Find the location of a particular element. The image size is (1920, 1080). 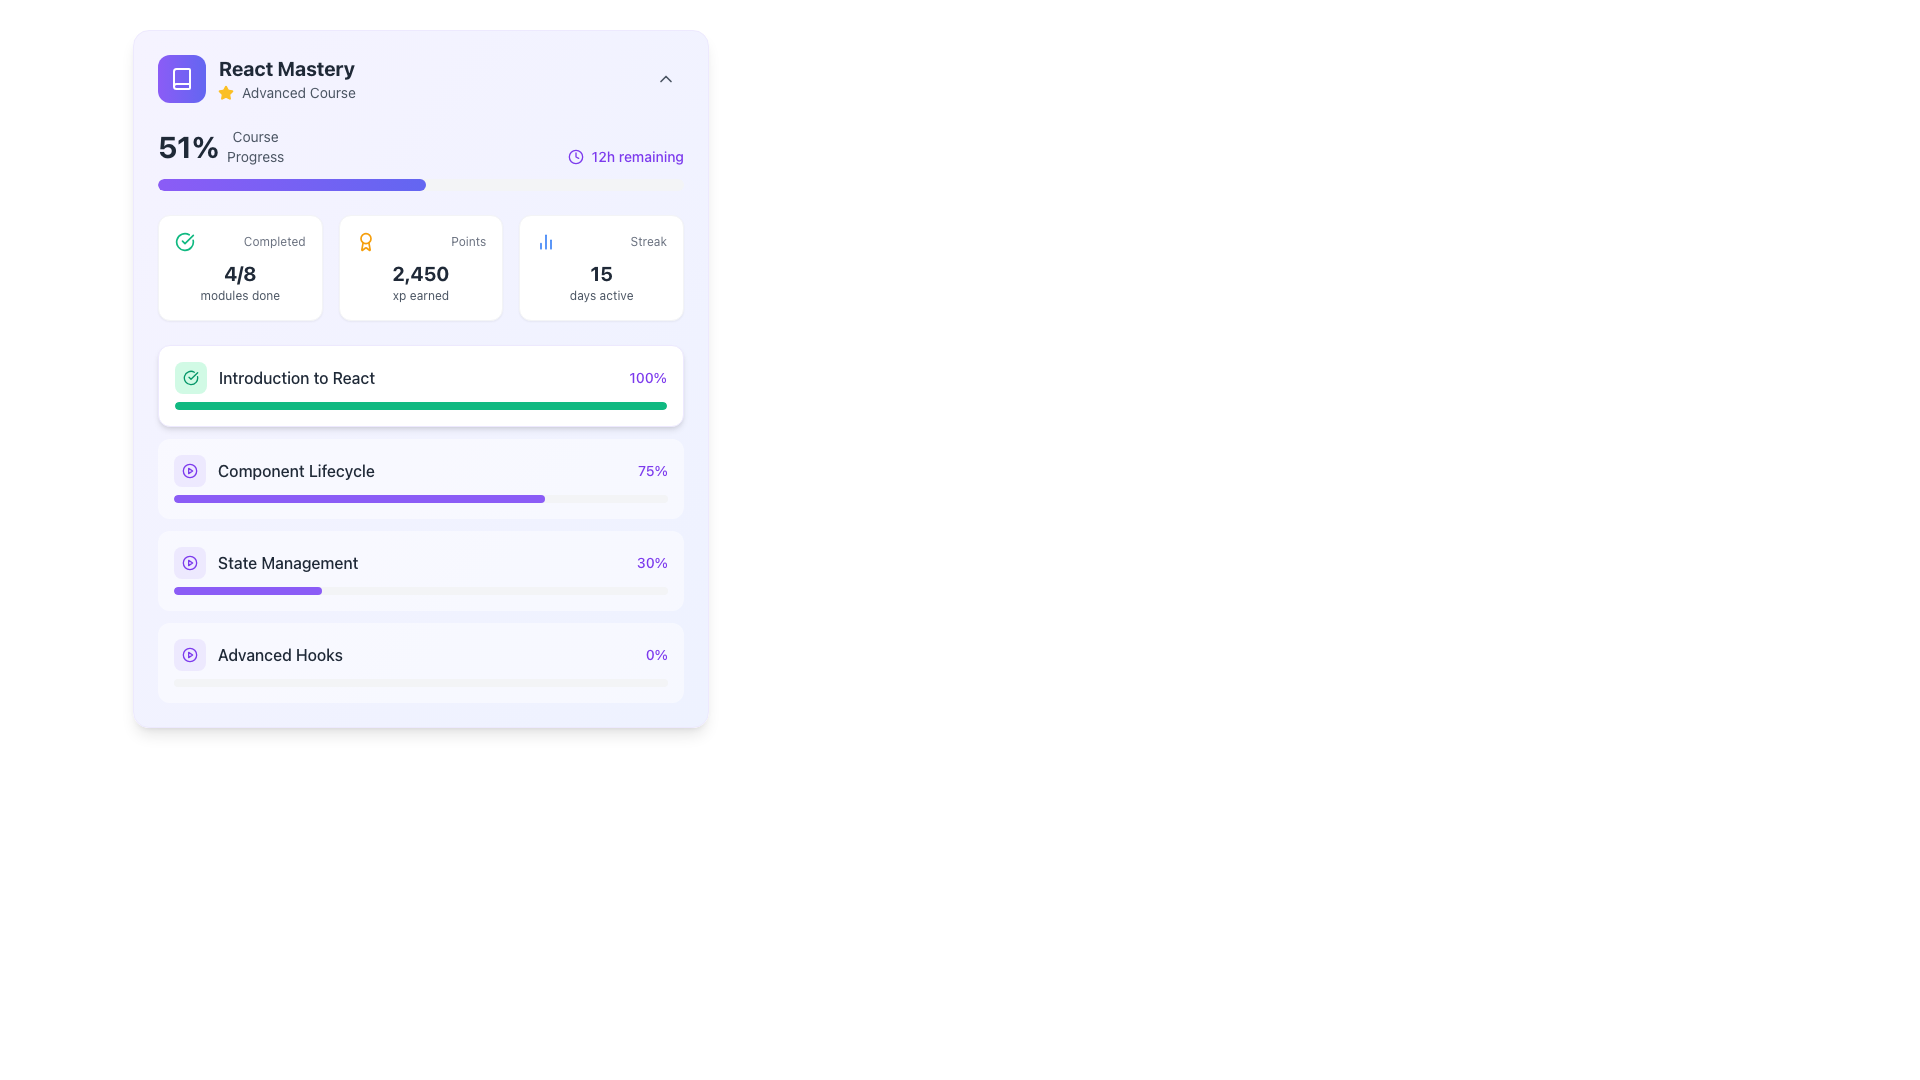

text label that contains 'Component Lifecycle', which is styled in medium weight gray font and positioned above the 'State Management' section in the progress bar display is located at coordinates (295, 470).